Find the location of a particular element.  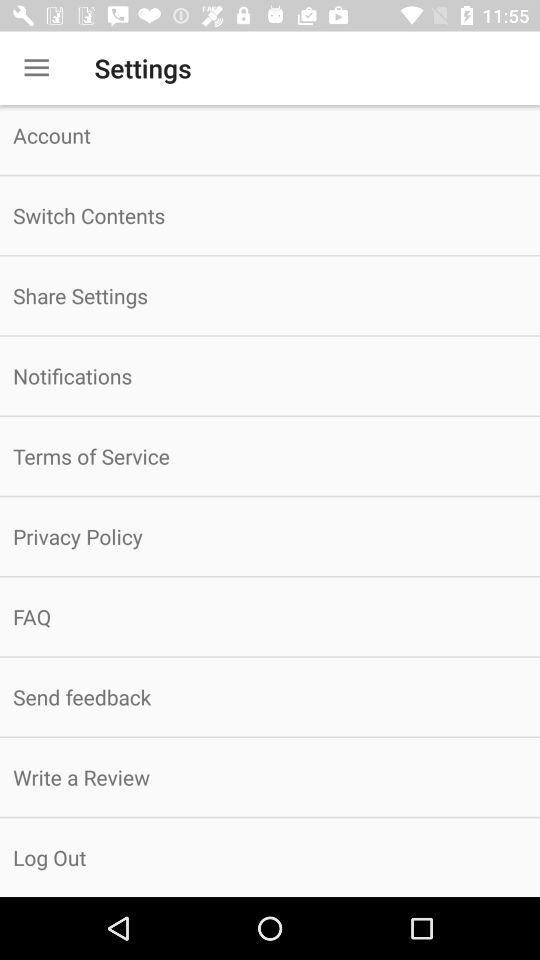

icon below the privacy policy item is located at coordinates (270, 615).